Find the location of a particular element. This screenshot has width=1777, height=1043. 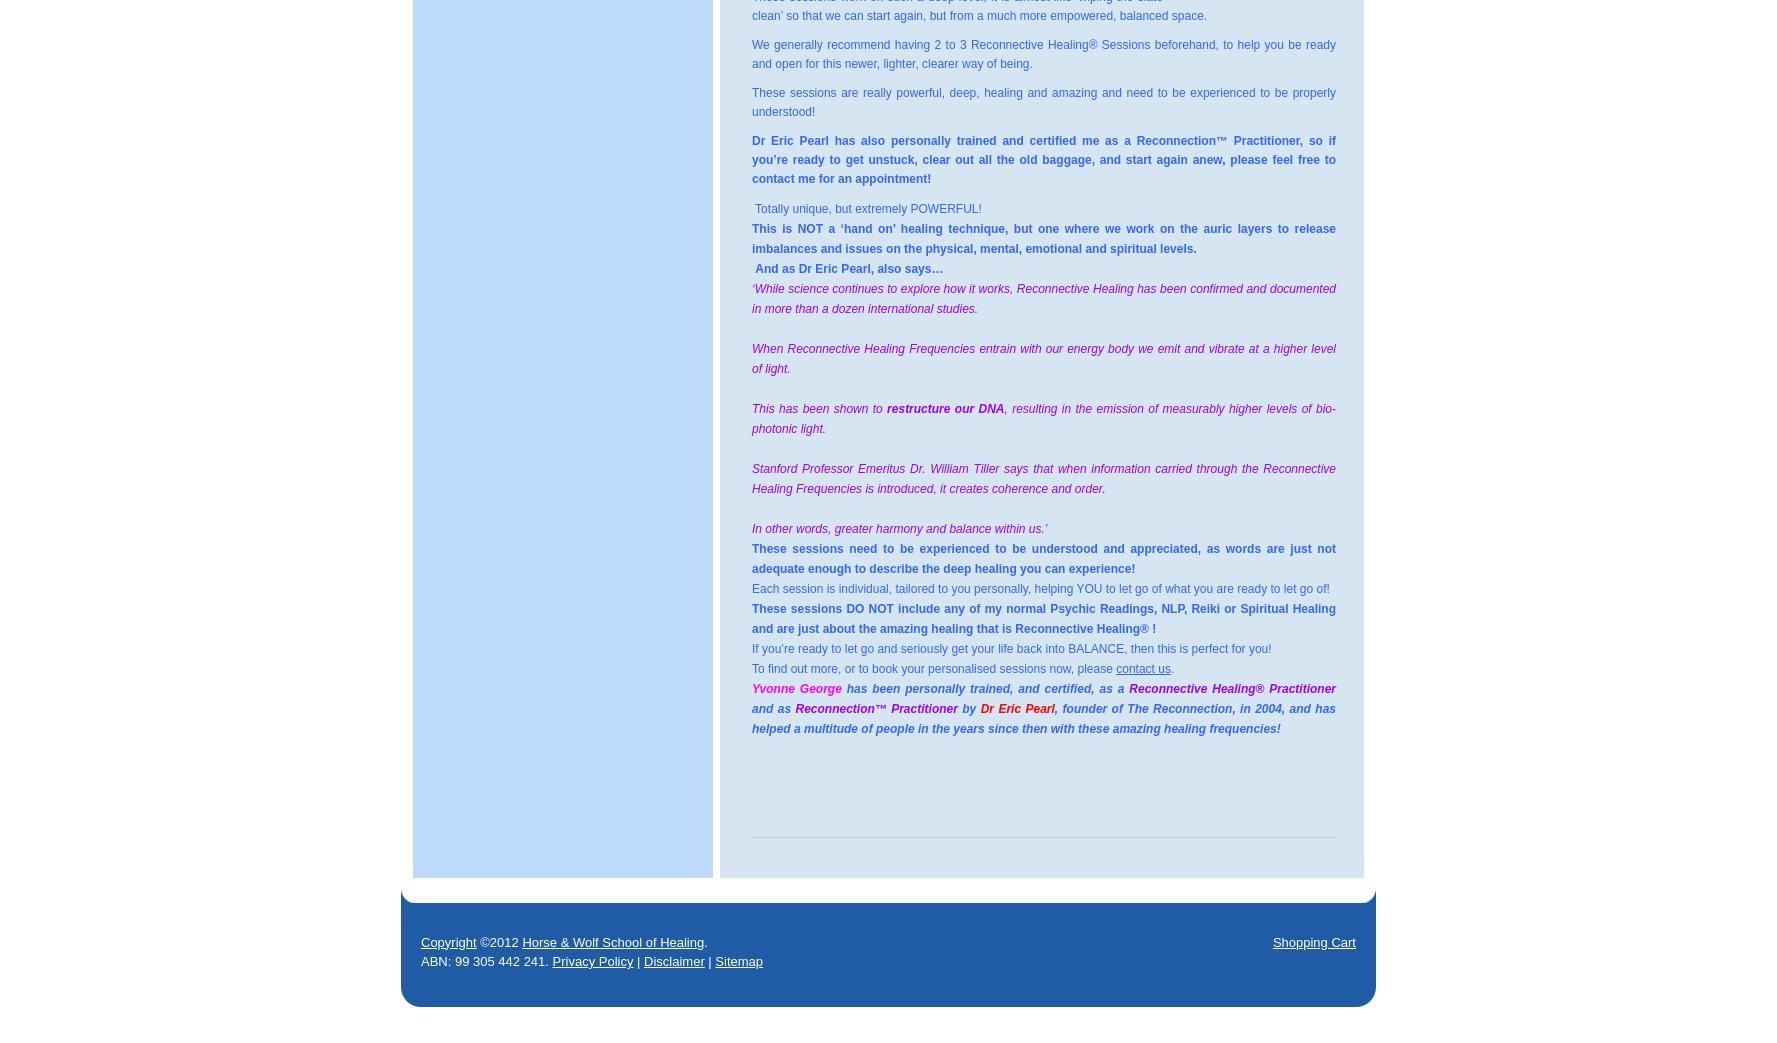

'seo company' is located at coordinates (930, 1024).